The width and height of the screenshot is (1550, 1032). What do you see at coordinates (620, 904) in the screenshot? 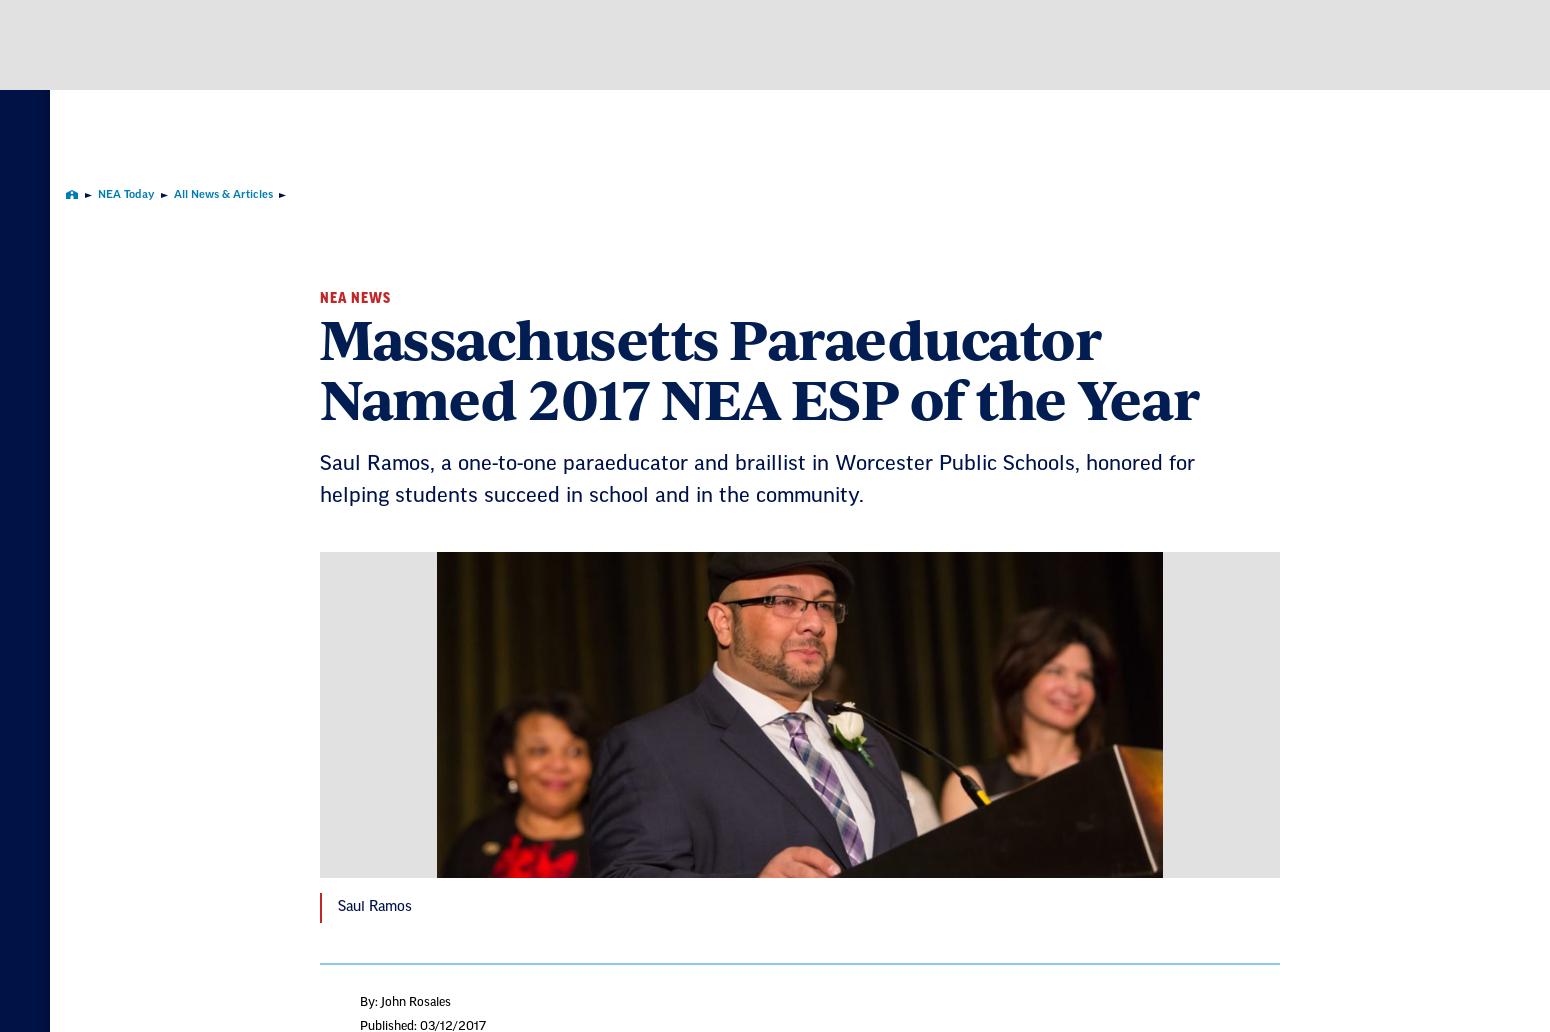
I see `'First Name'` at bounding box center [620, 904].